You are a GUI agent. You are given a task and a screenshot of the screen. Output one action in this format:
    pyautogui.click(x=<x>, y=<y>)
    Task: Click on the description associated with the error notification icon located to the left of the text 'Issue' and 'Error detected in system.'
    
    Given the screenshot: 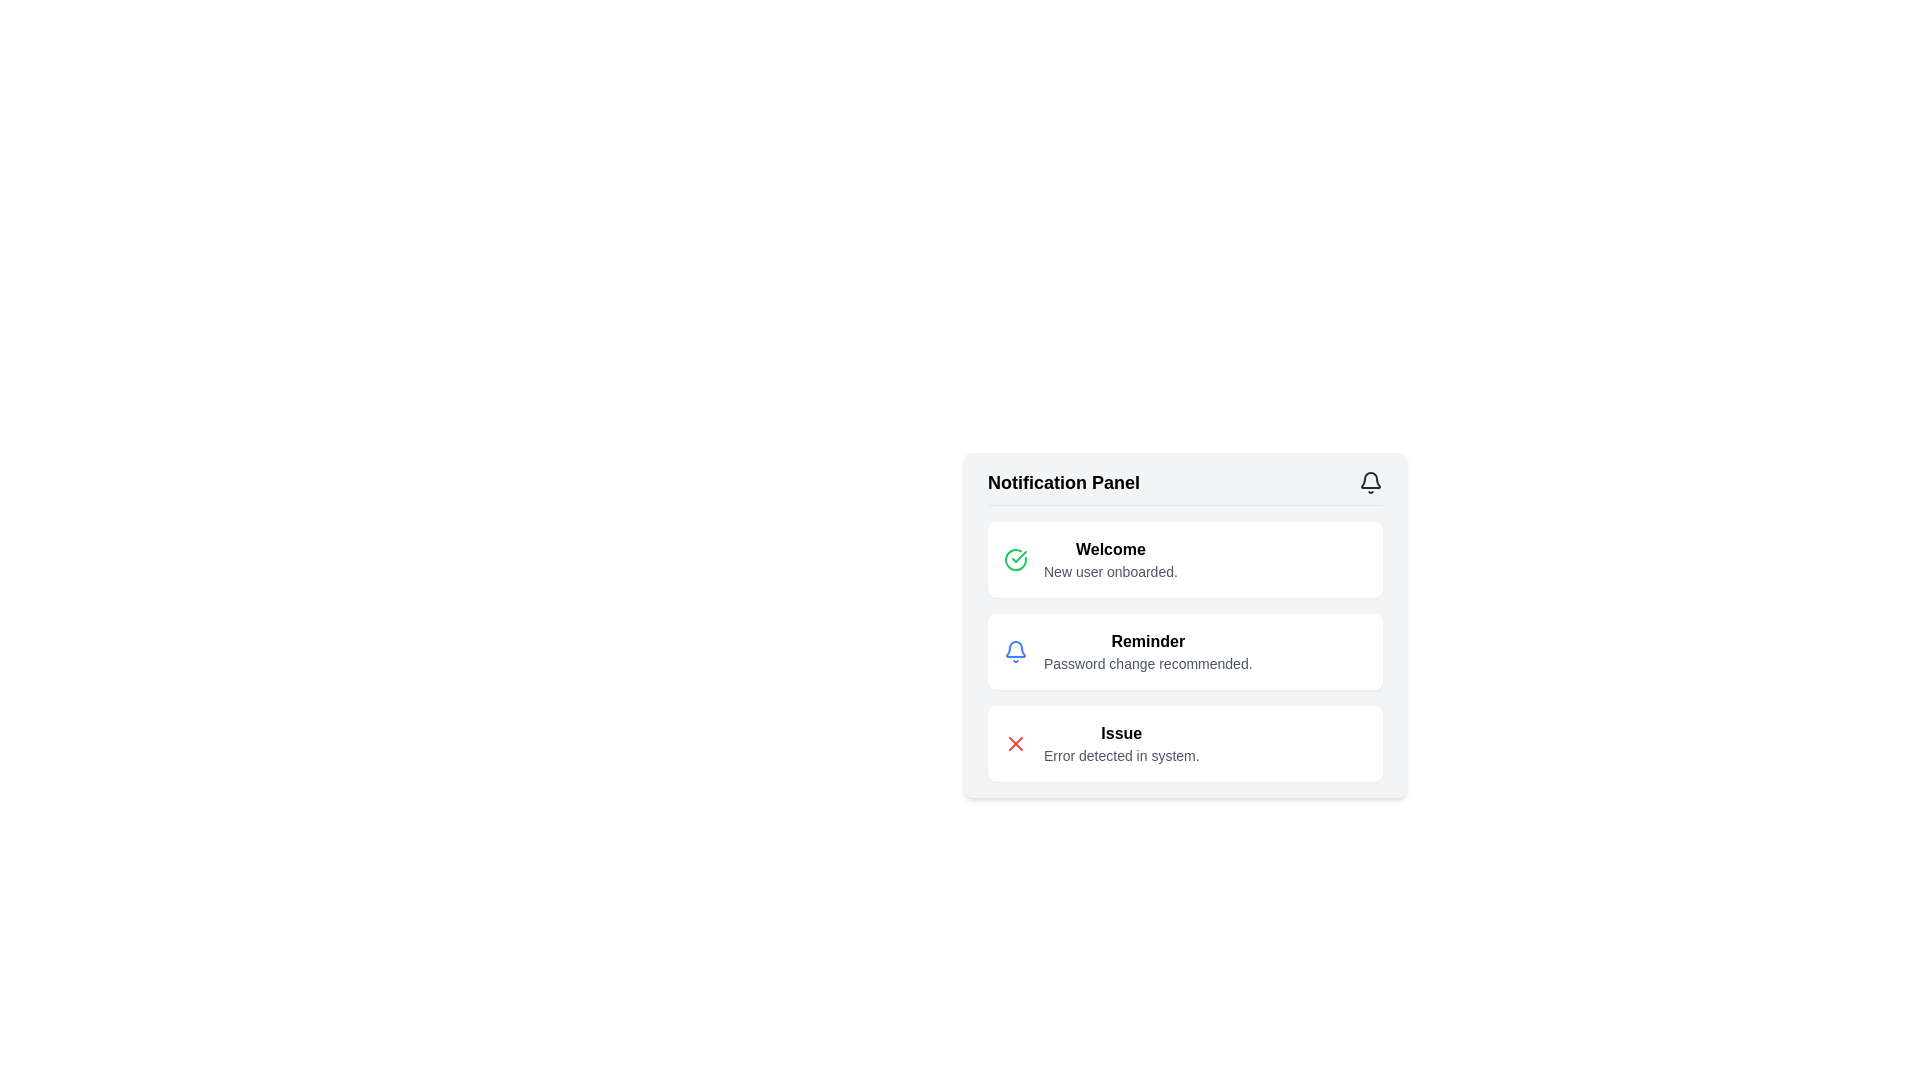 What is the action you would take?
    pyautogui.click(x=1016, y=744)
    